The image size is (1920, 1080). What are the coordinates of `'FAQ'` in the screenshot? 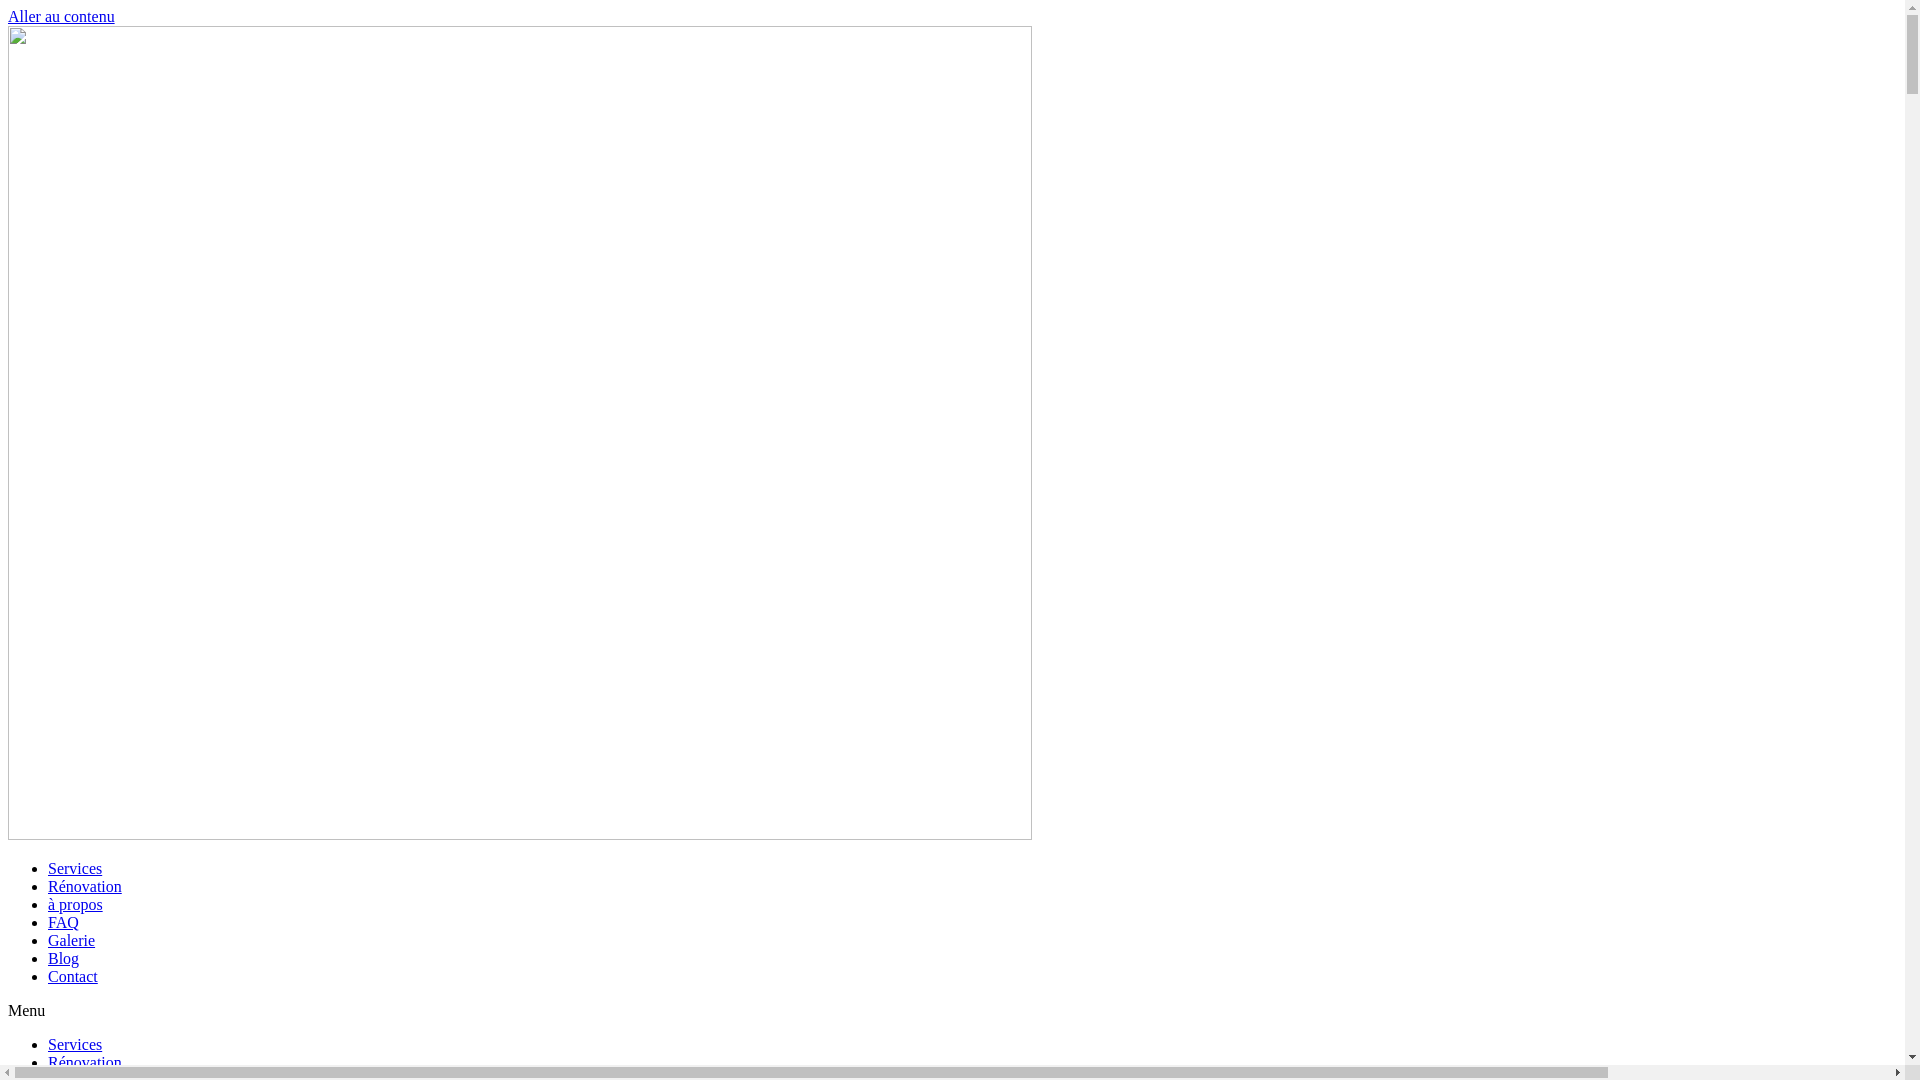 It's located at (63, 922).